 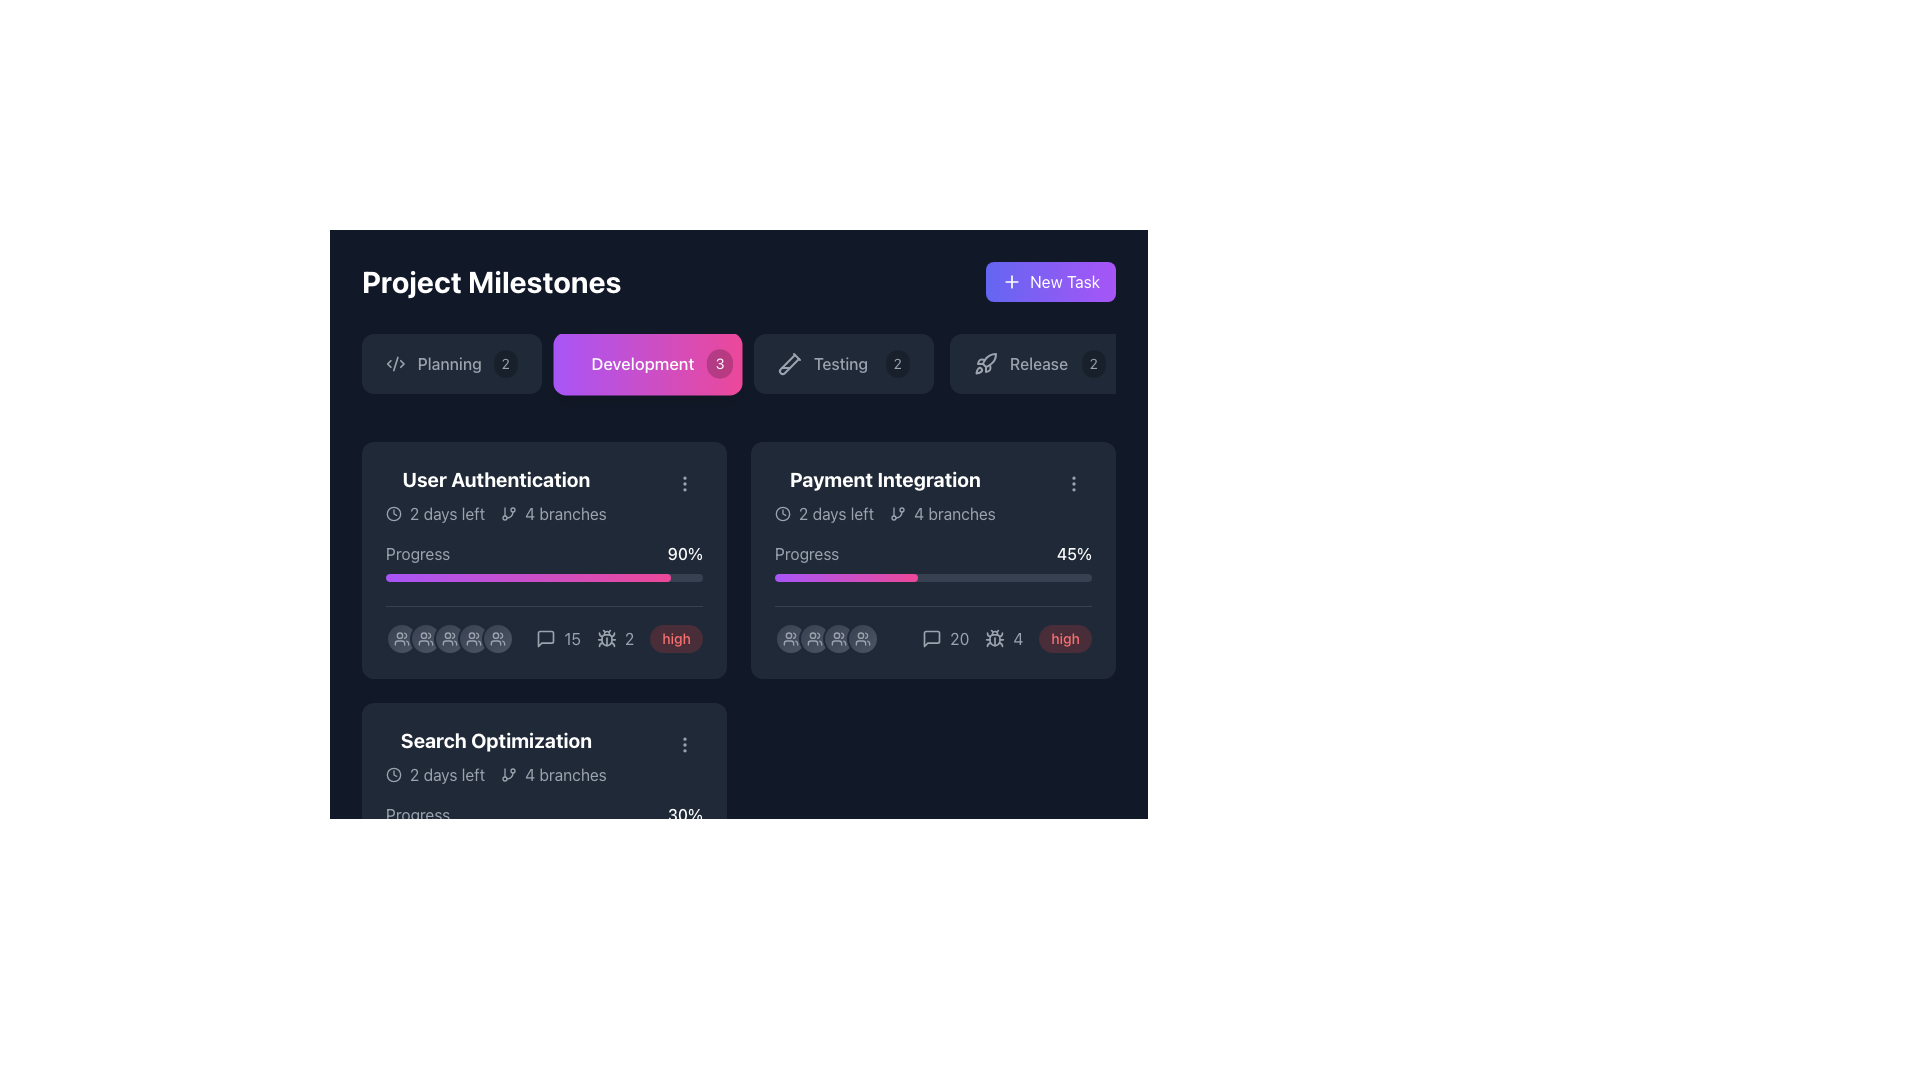 What do you see at coordinates (648, 363) in the screenshot?
I see `the second button representing the 'Development' phase, located between the 'Planning' and 'Testing' buttons` at bounding box center [648, 363].